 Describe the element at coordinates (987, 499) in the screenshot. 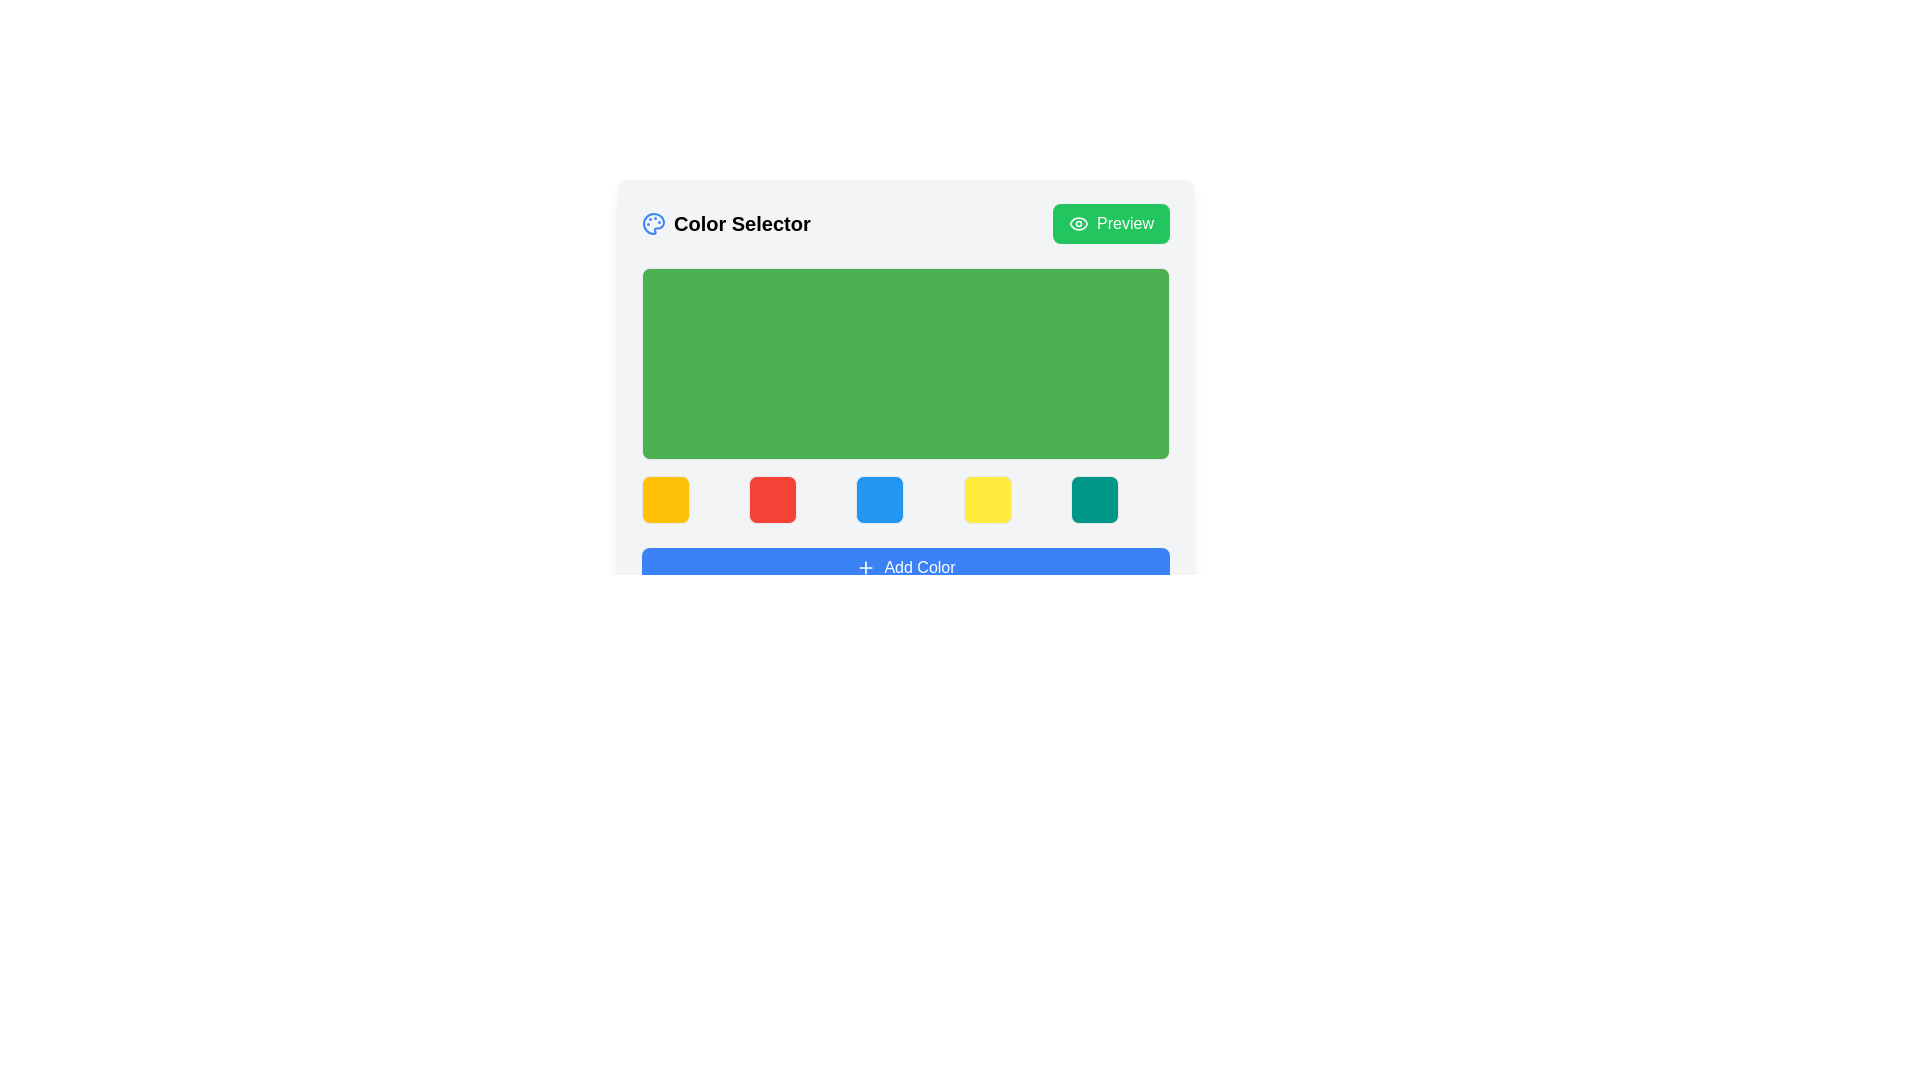

I see `the fourth button from the left, a square button with a rounded border and bright yellow color` at that location.